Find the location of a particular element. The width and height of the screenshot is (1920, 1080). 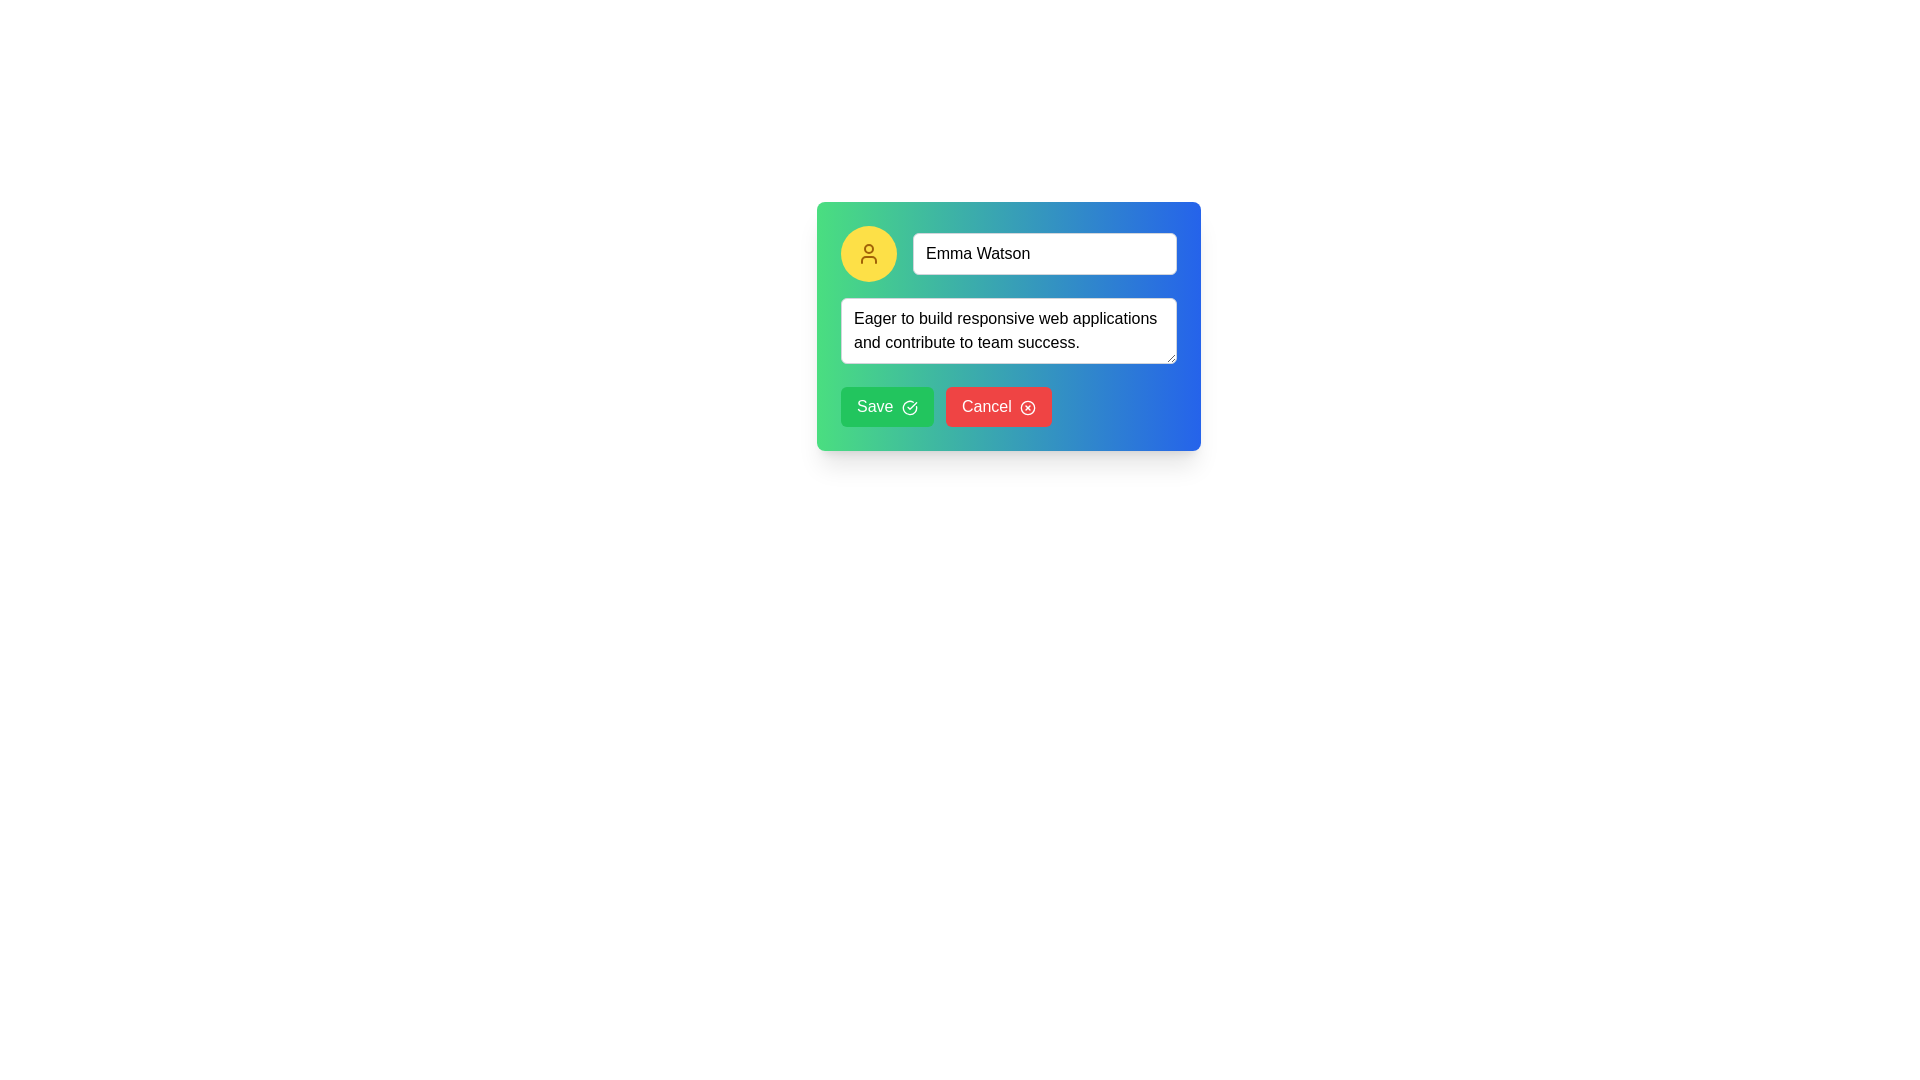

the multiline text input field located below the 'Emma Watson' rounded input field is located at coordinates (1008, 333).